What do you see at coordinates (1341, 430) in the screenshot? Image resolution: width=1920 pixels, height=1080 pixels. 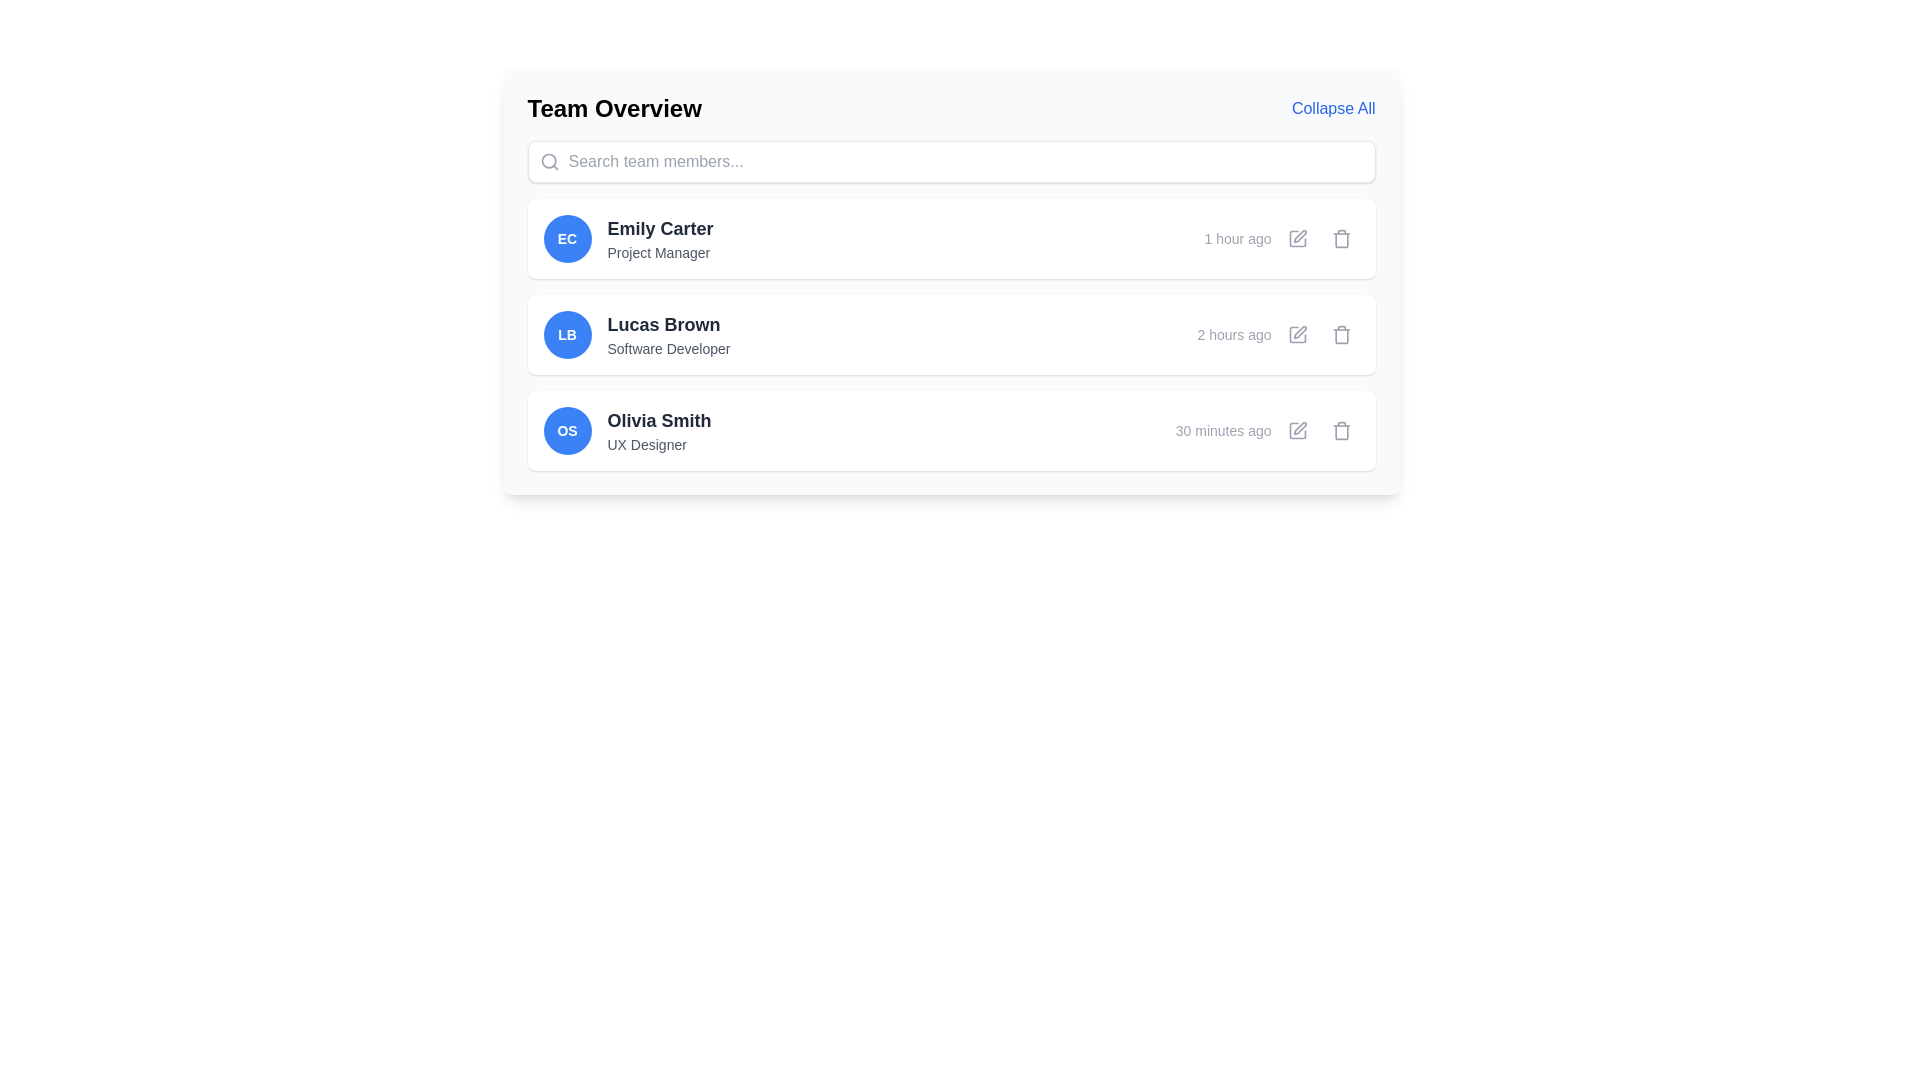 I see `the delete button, which is the third action icon` at bounding box center [1341, 430].